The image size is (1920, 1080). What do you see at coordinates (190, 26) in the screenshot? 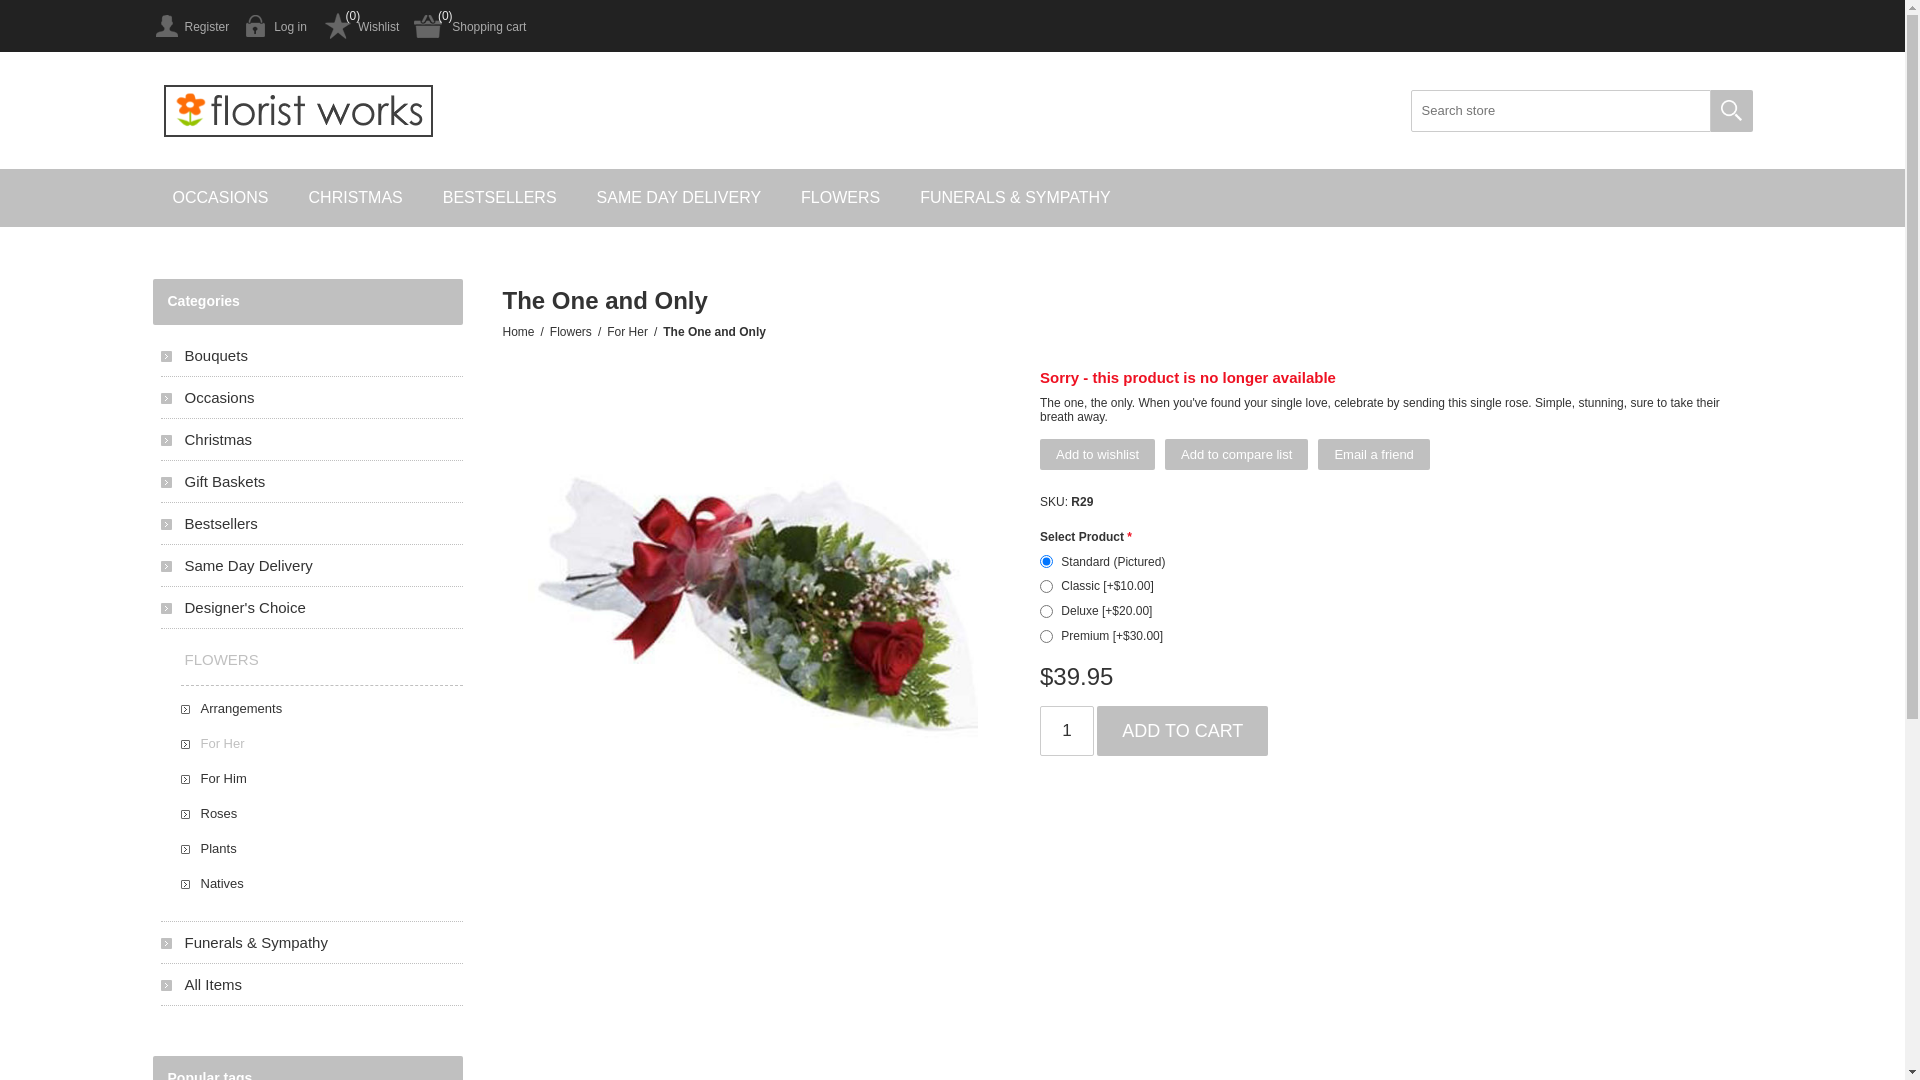
I see `'Register'` at bounding box center [190, 26].